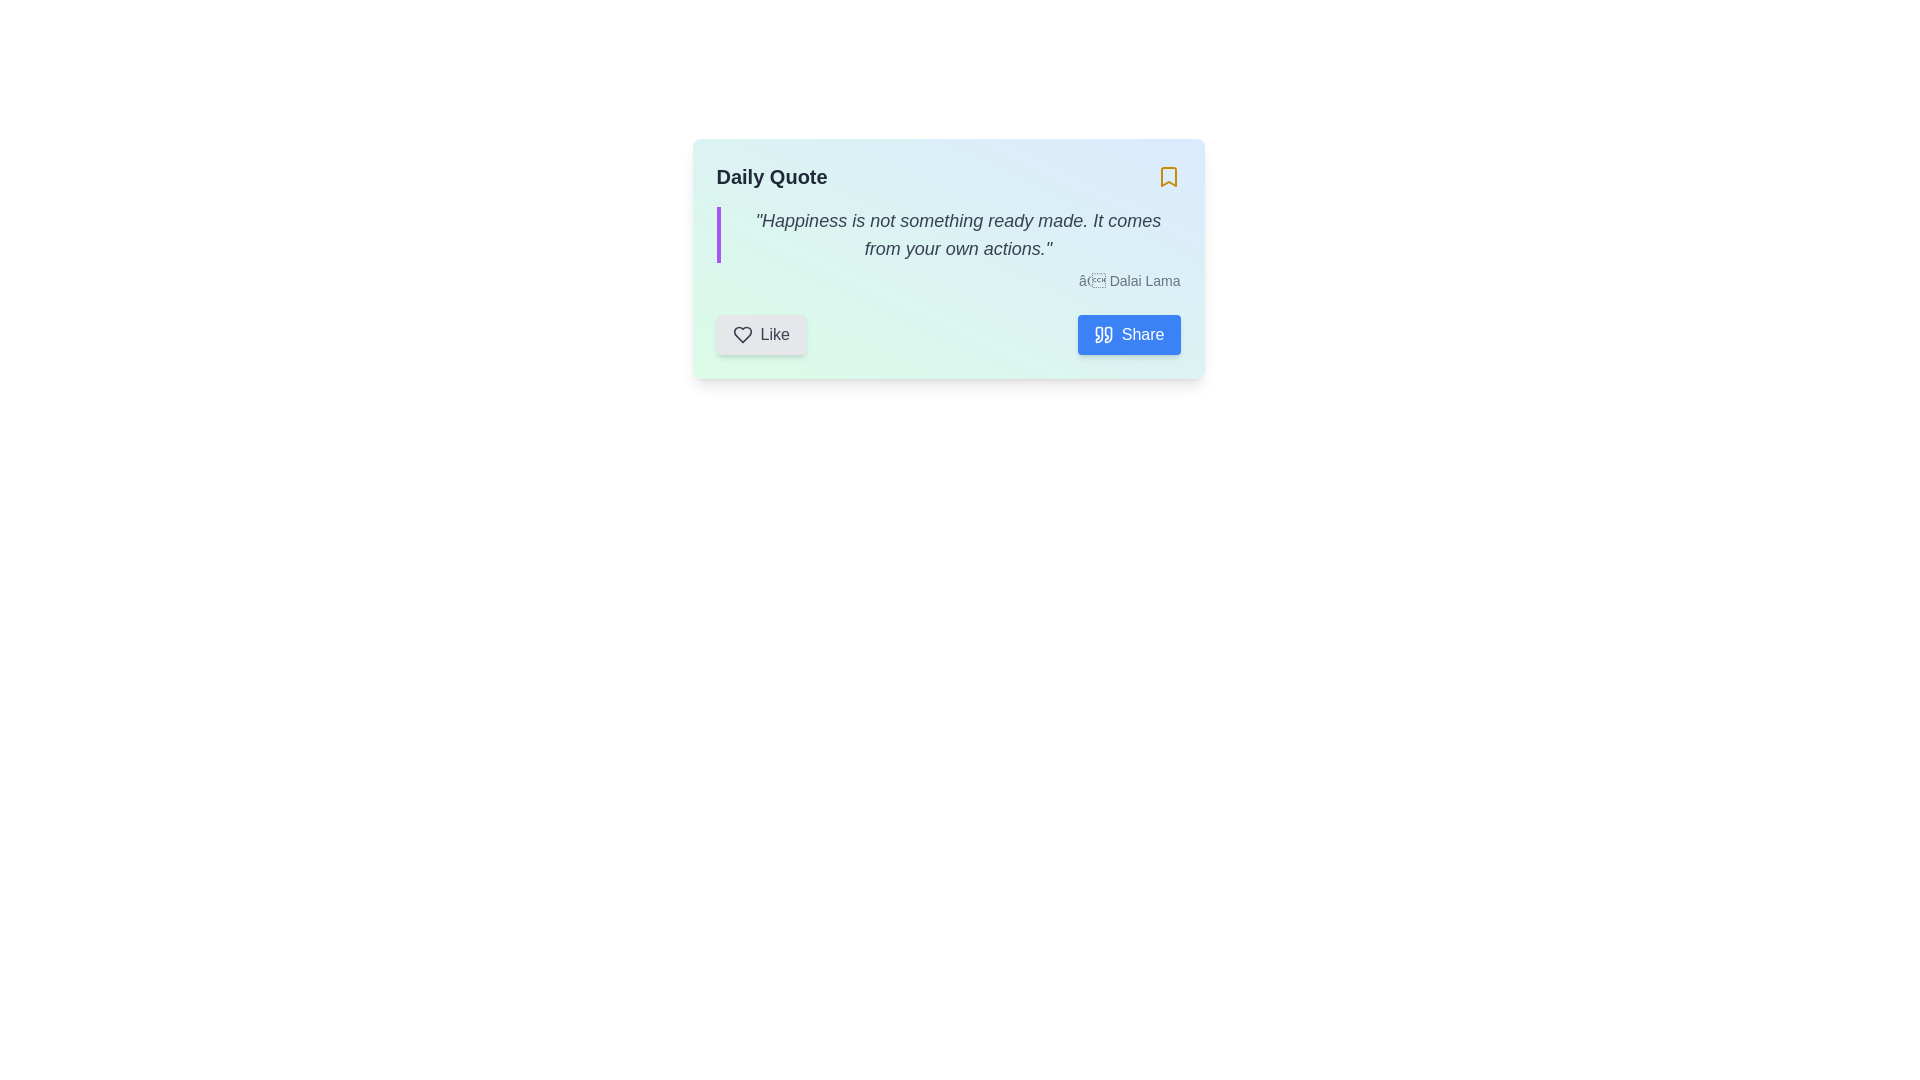 Image resolution: width=1920 pixels, height=1080 pixels. What do you see at coordinates (741, 334) in the screenshot?
I see `the outlined heart icon within the 'Like' button located below the quote card` at bounding box center [741, 334].